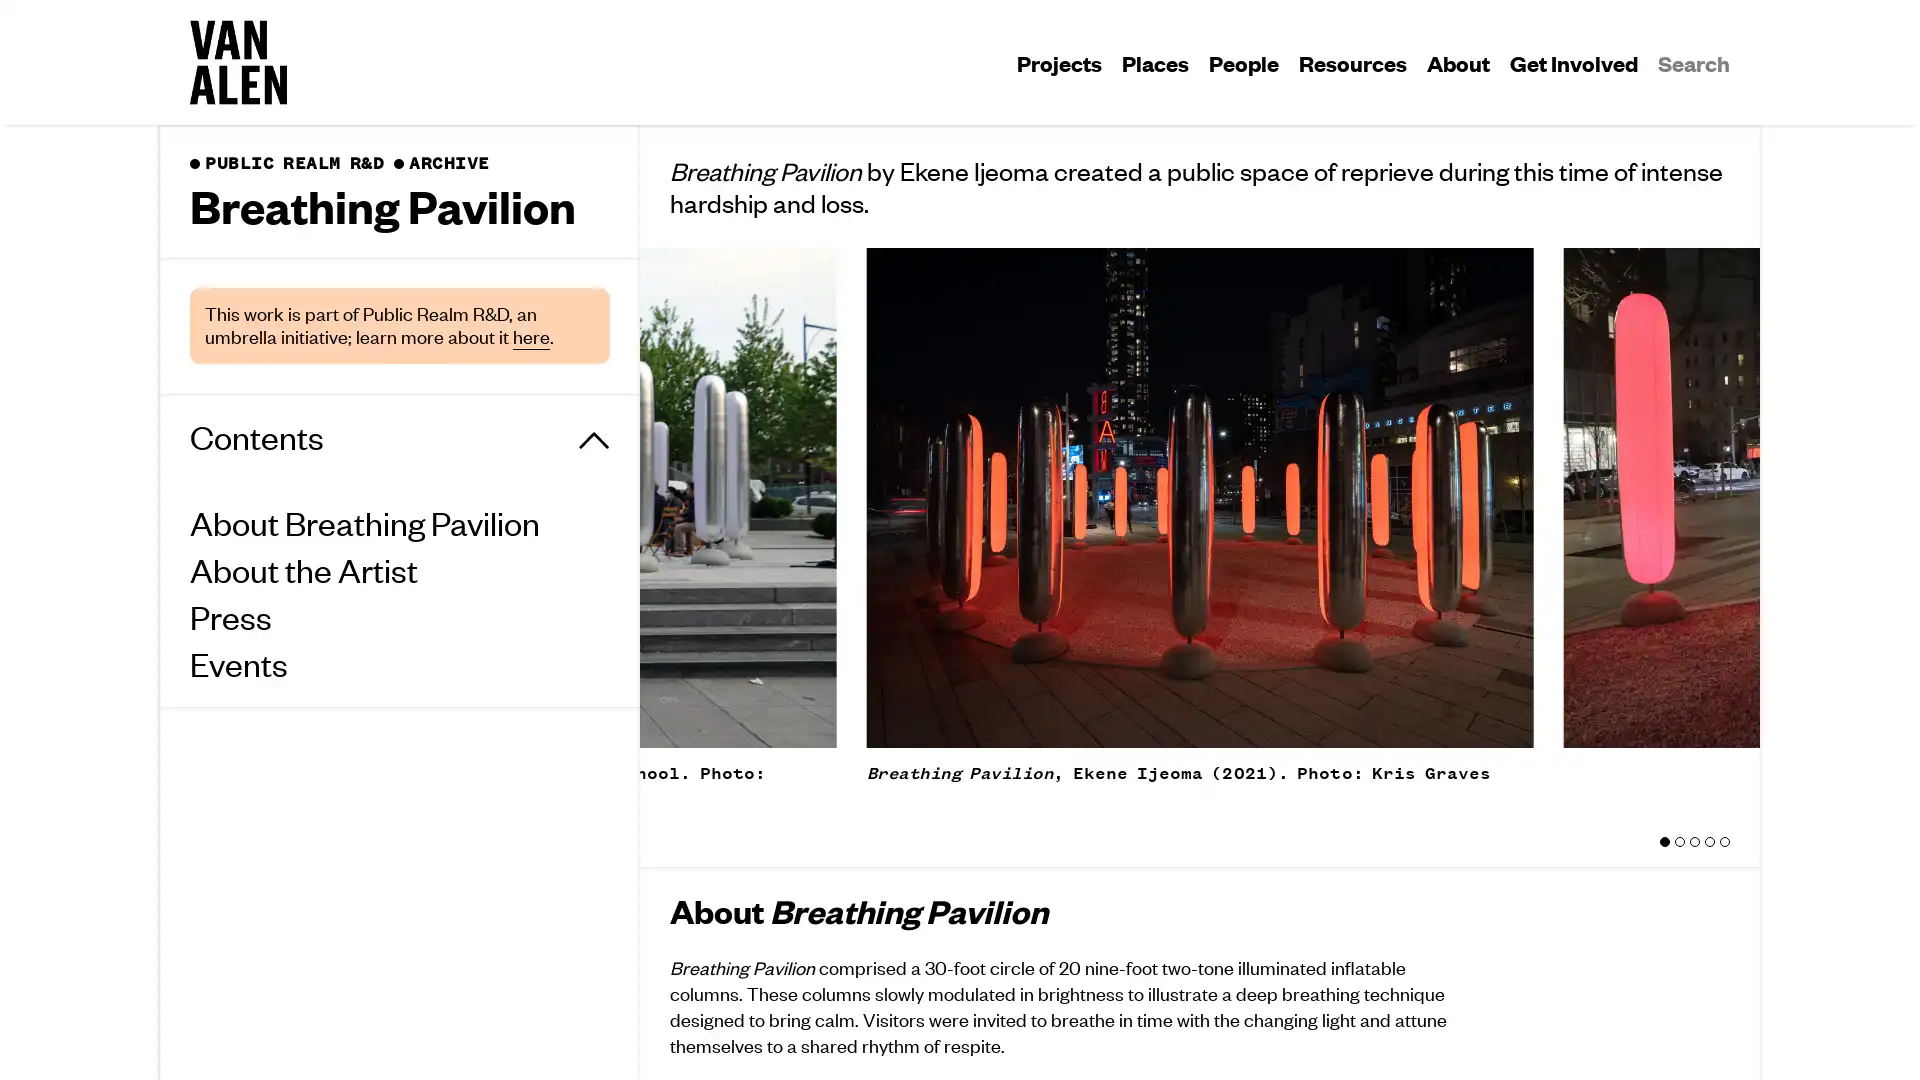  Describe the element at coordinates (1693, 61) in the screenshot. I see `Search` at that location.